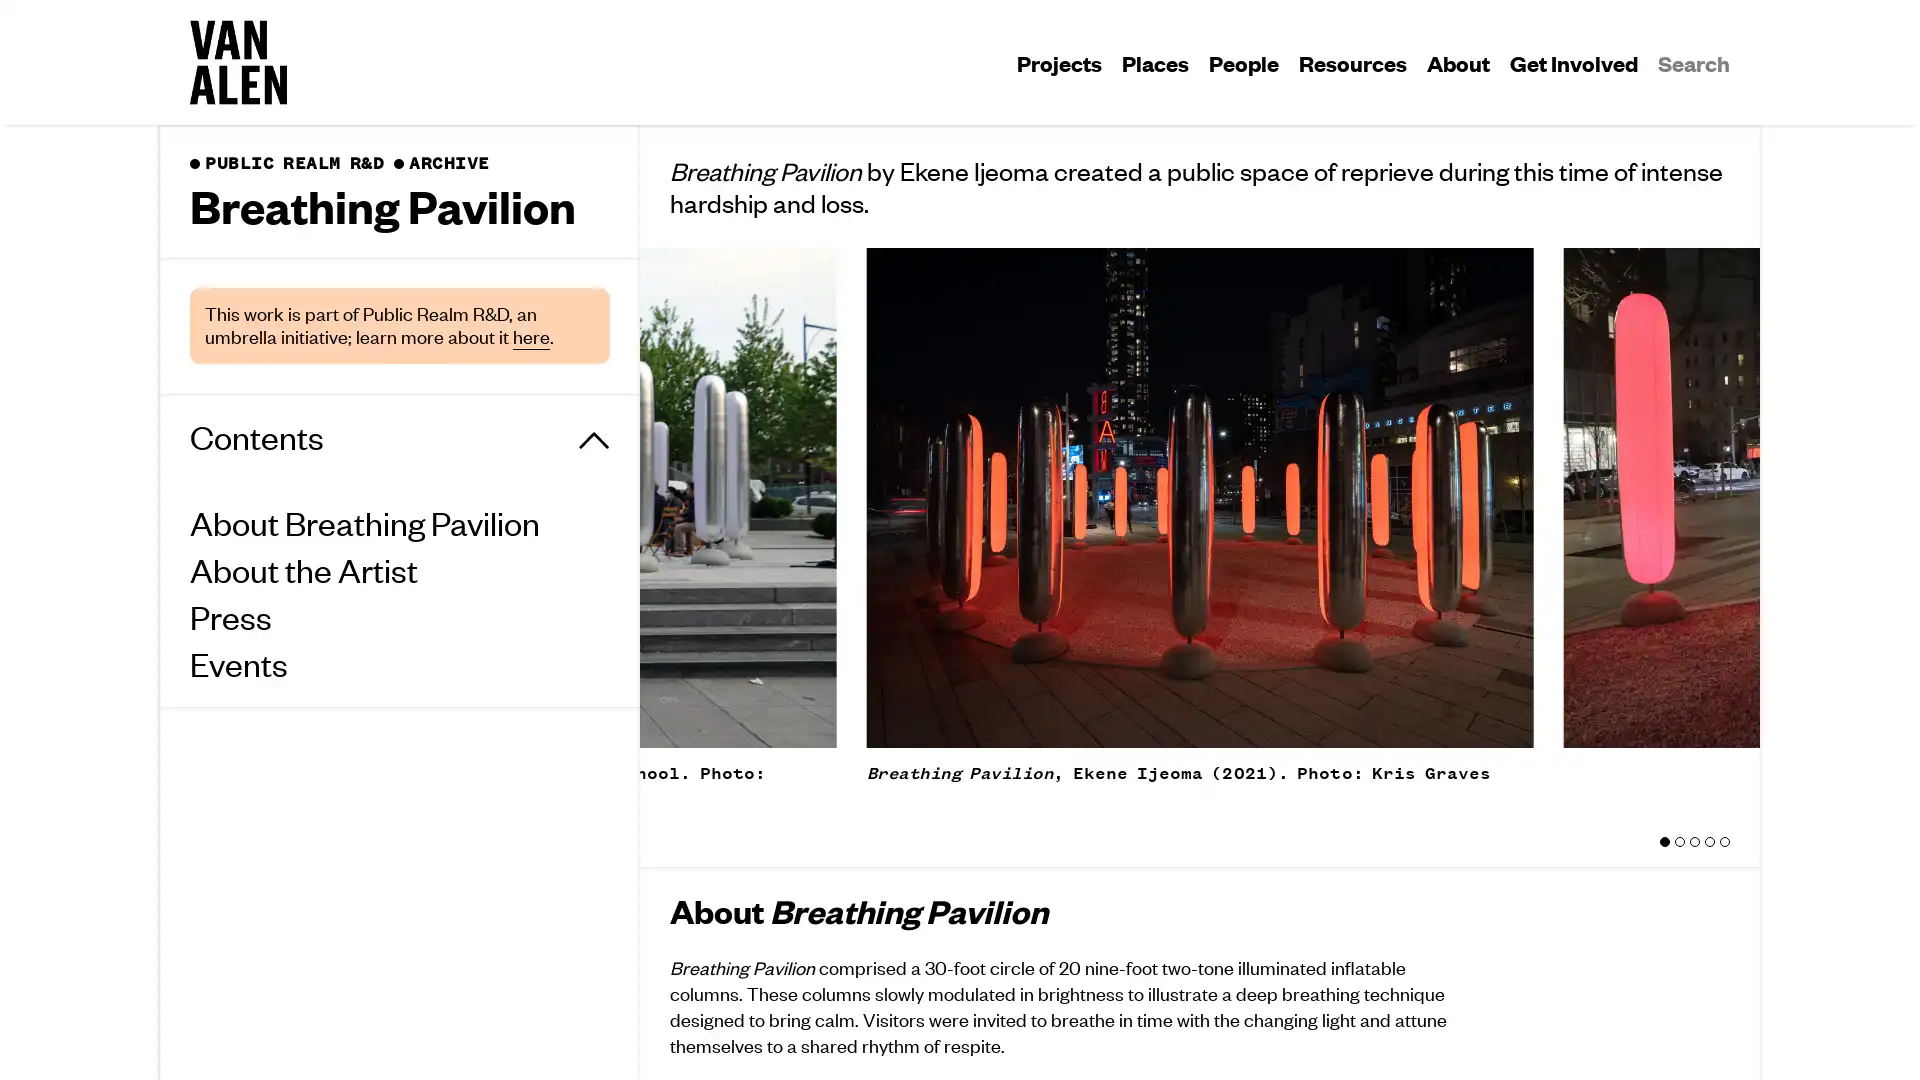  Describe the element at coordinates (1693, 61) in the screenshot. I see `Search` at that location.